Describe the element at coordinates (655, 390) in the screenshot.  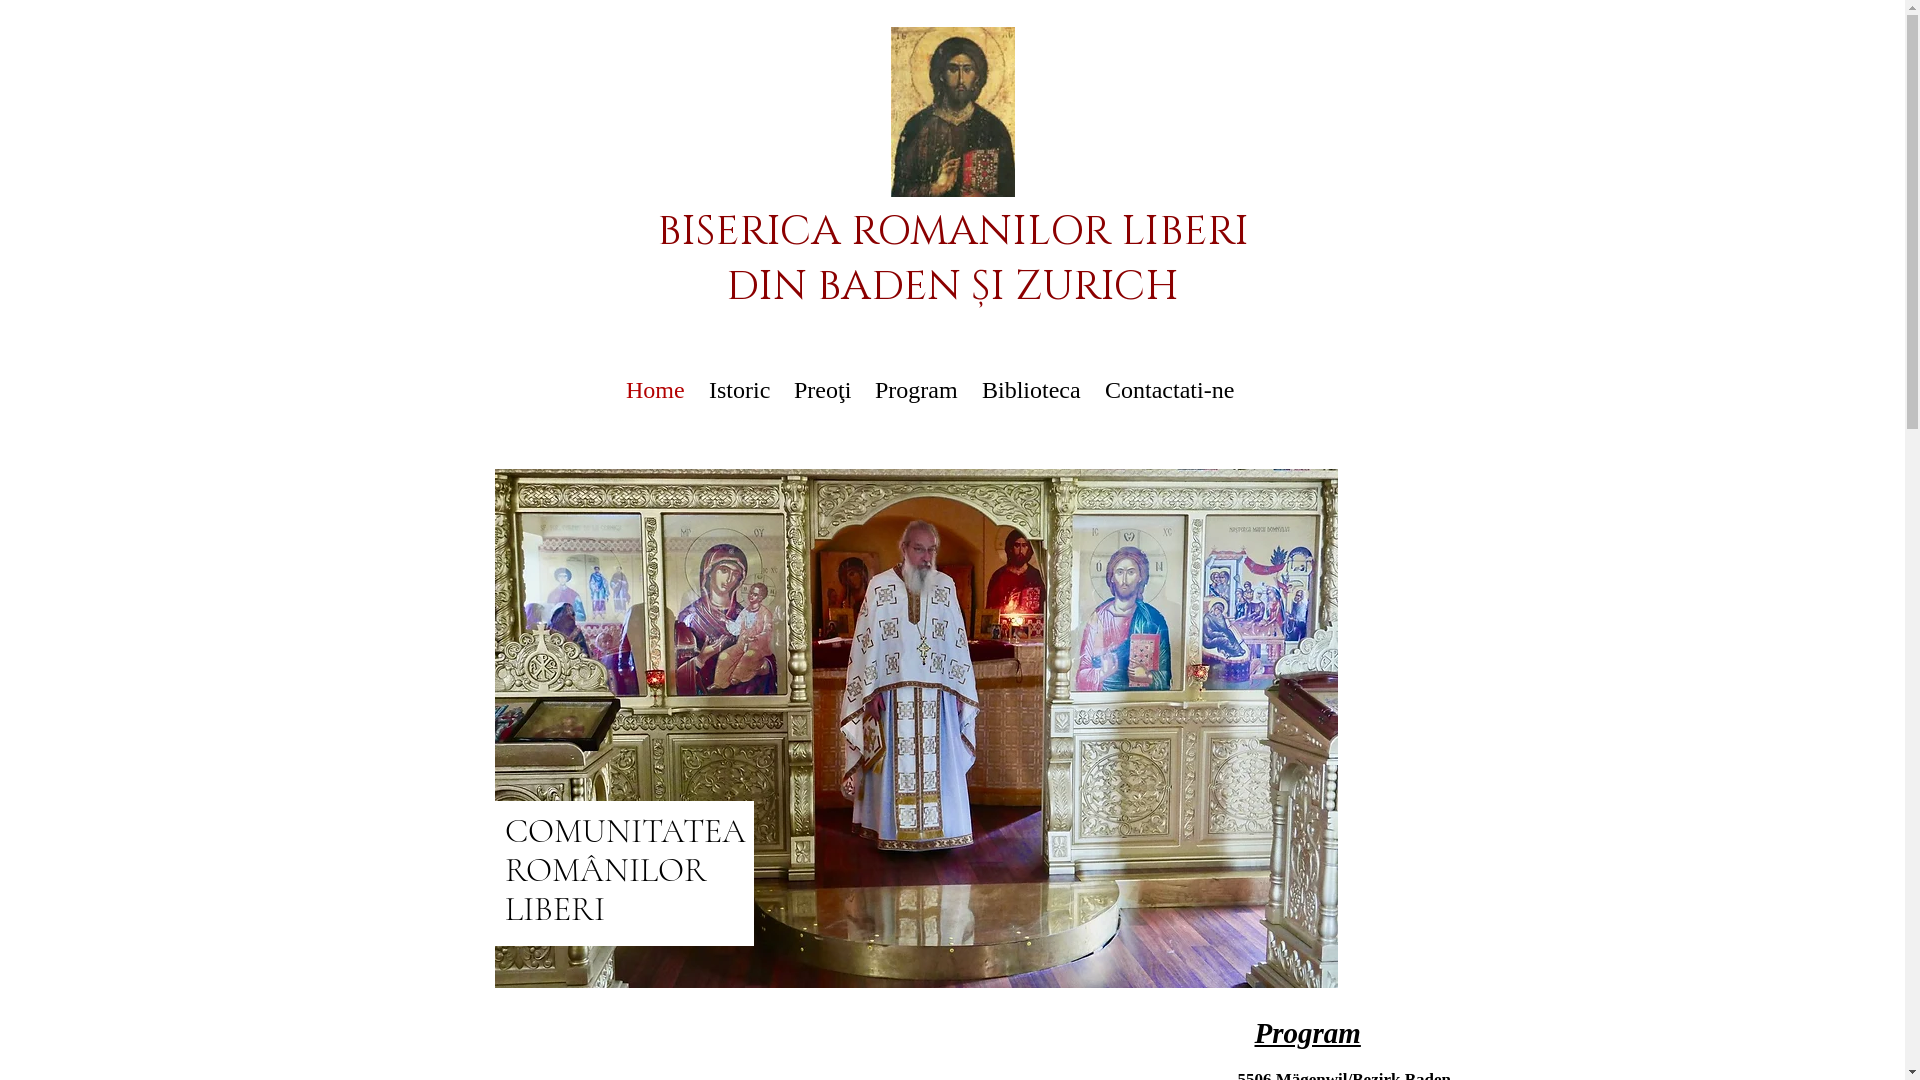
I see `'Home'` at that location.